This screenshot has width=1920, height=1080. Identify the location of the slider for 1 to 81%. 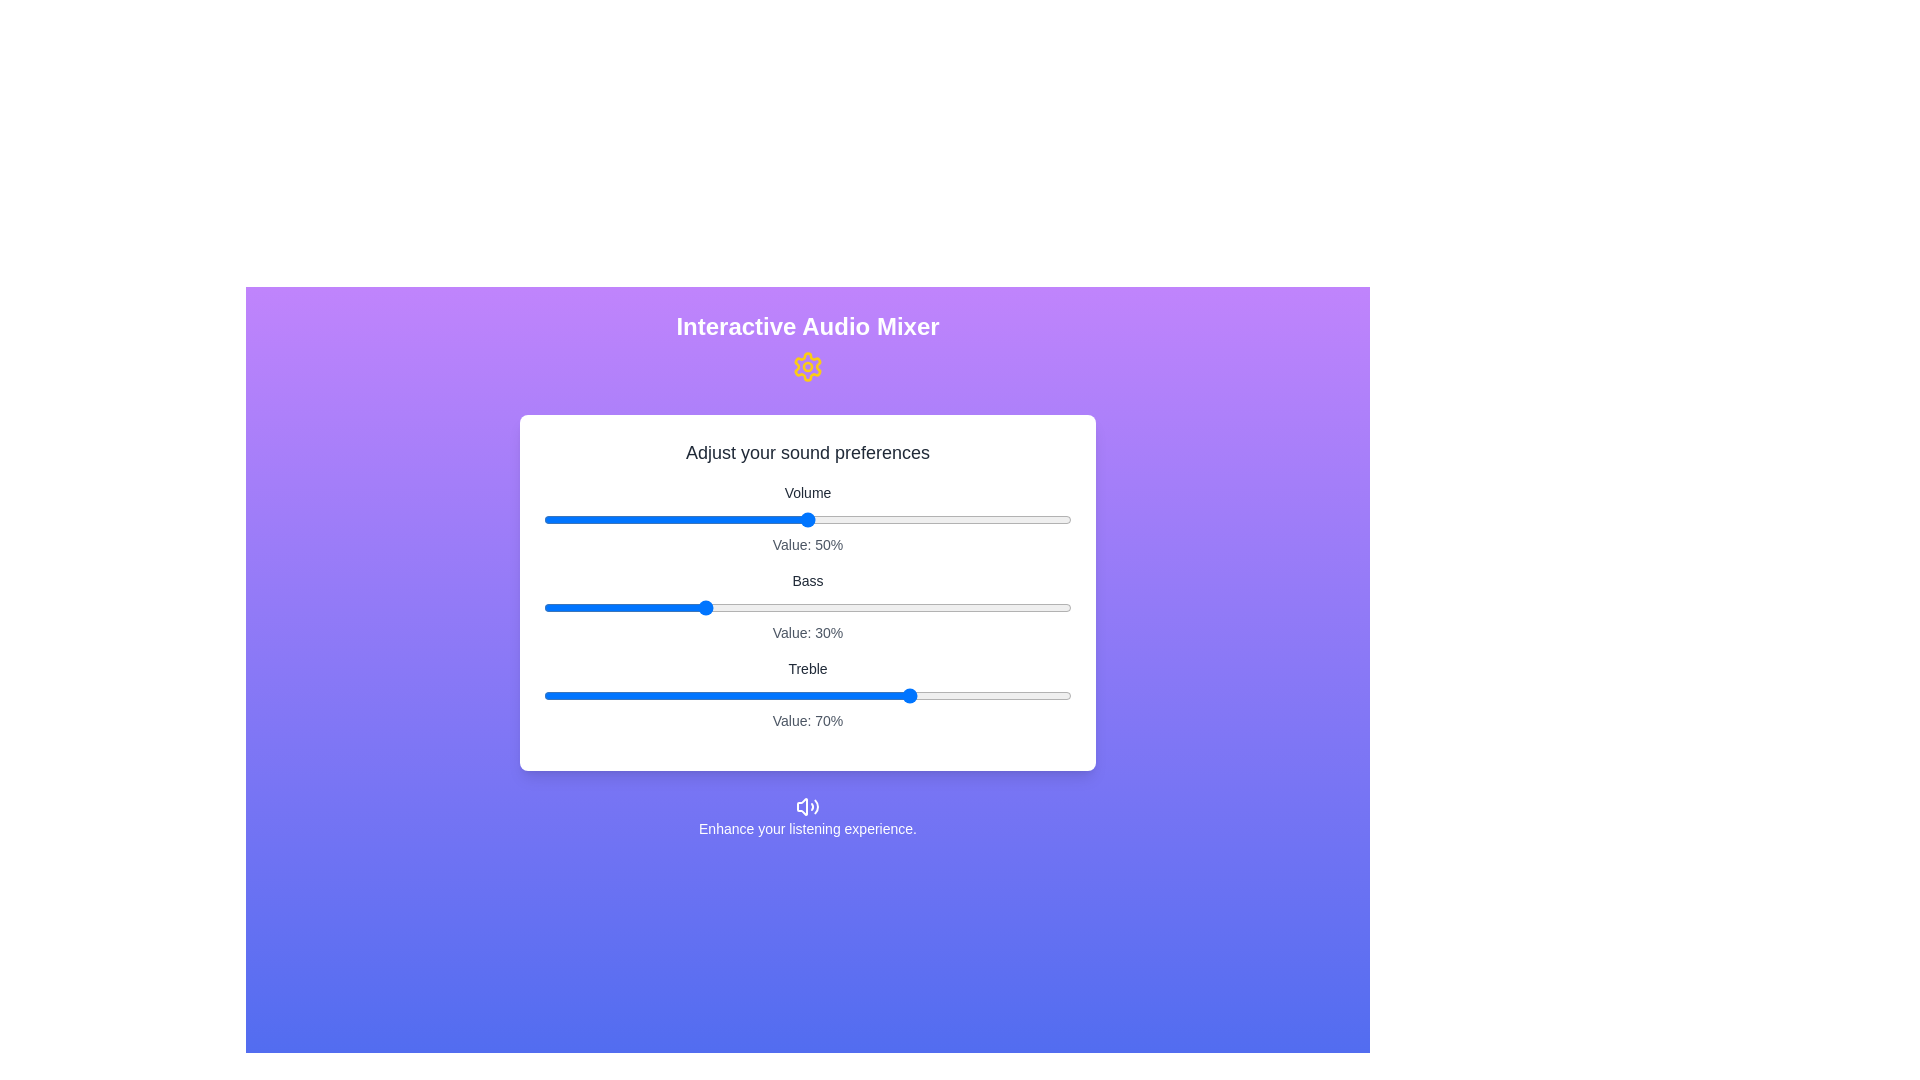
(971, 607).